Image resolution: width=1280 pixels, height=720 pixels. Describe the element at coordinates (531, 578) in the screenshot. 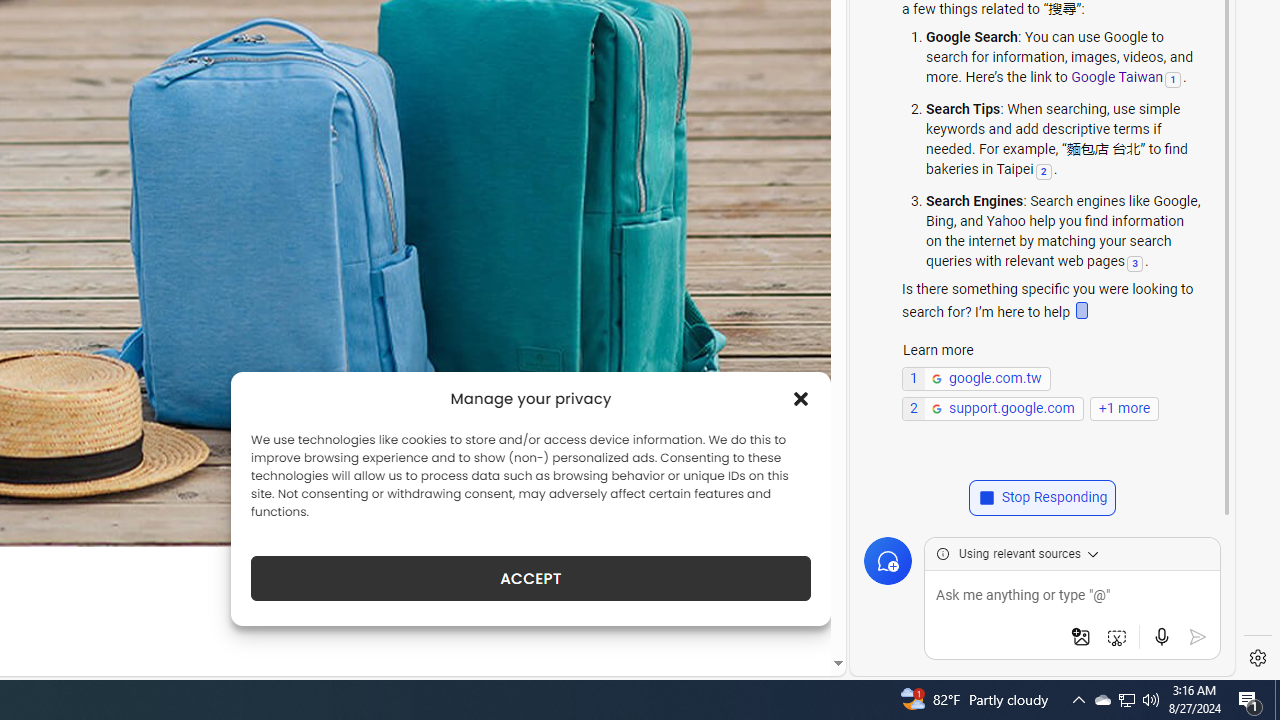

I see `'ACCEPT'` at that location.